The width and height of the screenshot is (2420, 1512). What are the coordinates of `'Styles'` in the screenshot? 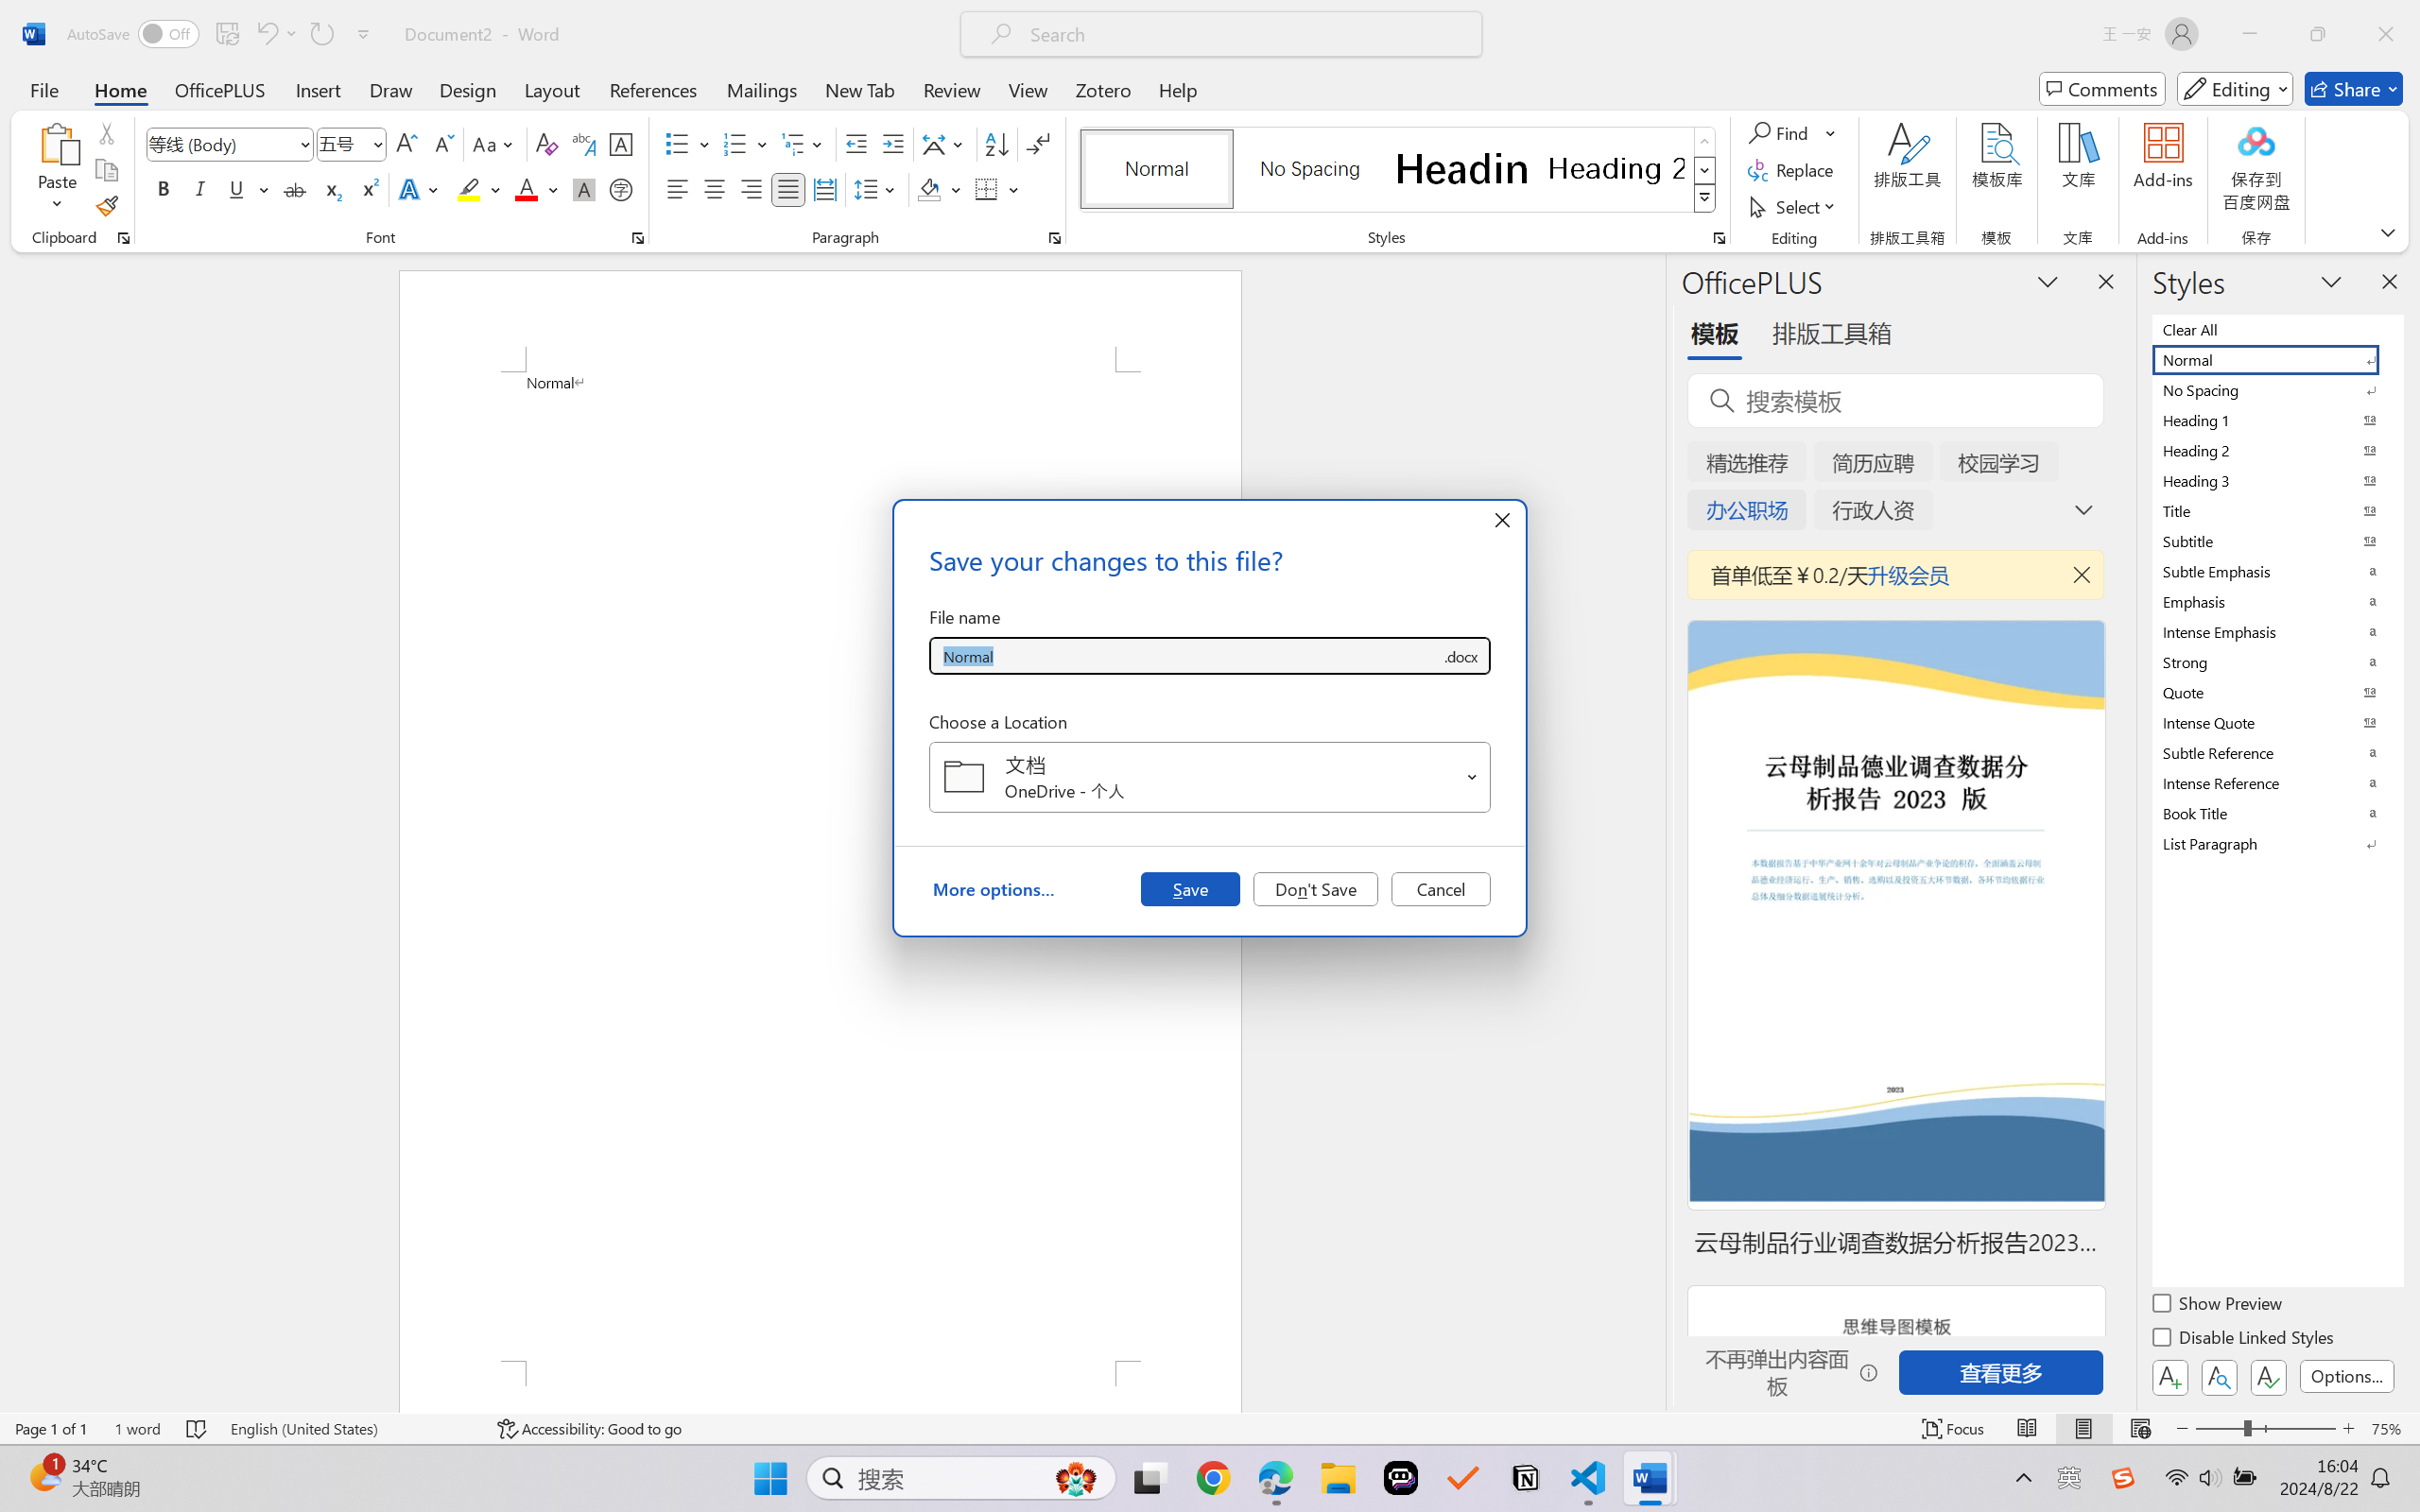 It's located at (1703, 198).